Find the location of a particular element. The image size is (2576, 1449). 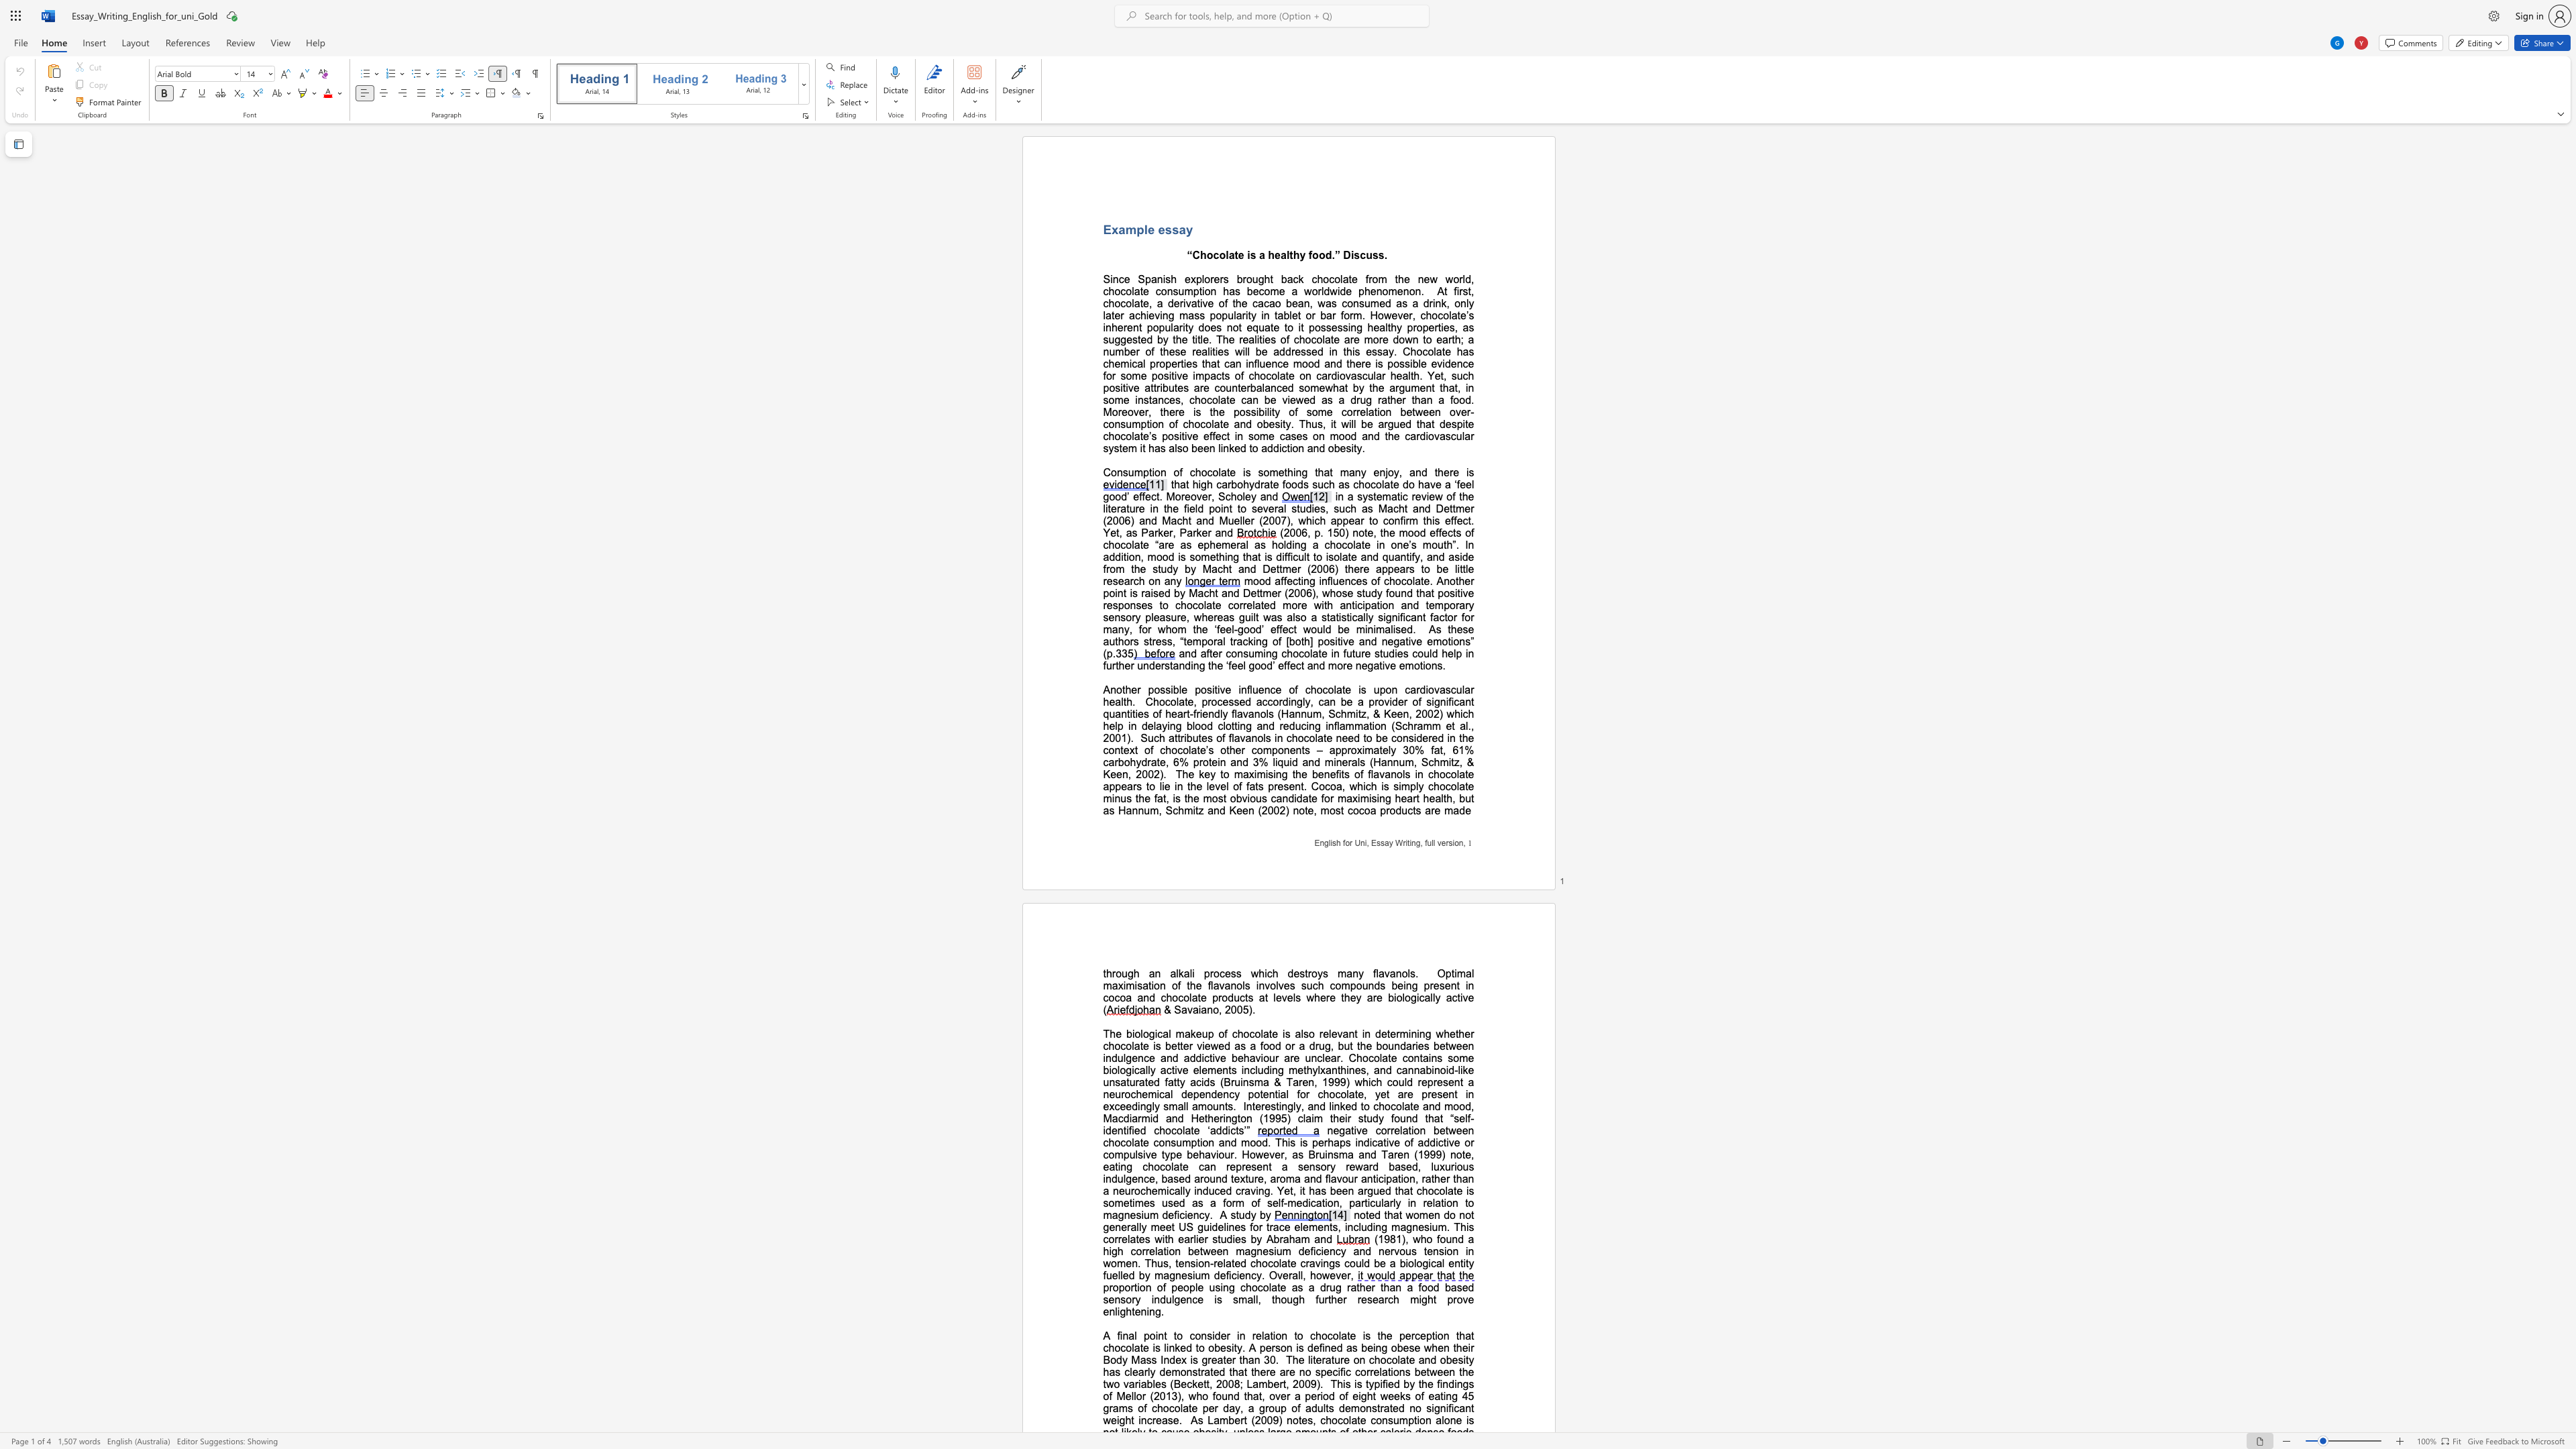

the subset text "en link" within the text "the argument that, in some instances, chocolate can be viewed as a drug rather than a food. Moreover, there is the possibility of some correlation between over-consumption of chocolate and obesity. Thus, it will be argued that despite chocolate’s positive effect in some cases on mood and the cardiovascular system it has also been linked to addiction and obesity." is located at coordinates (1203, 448).